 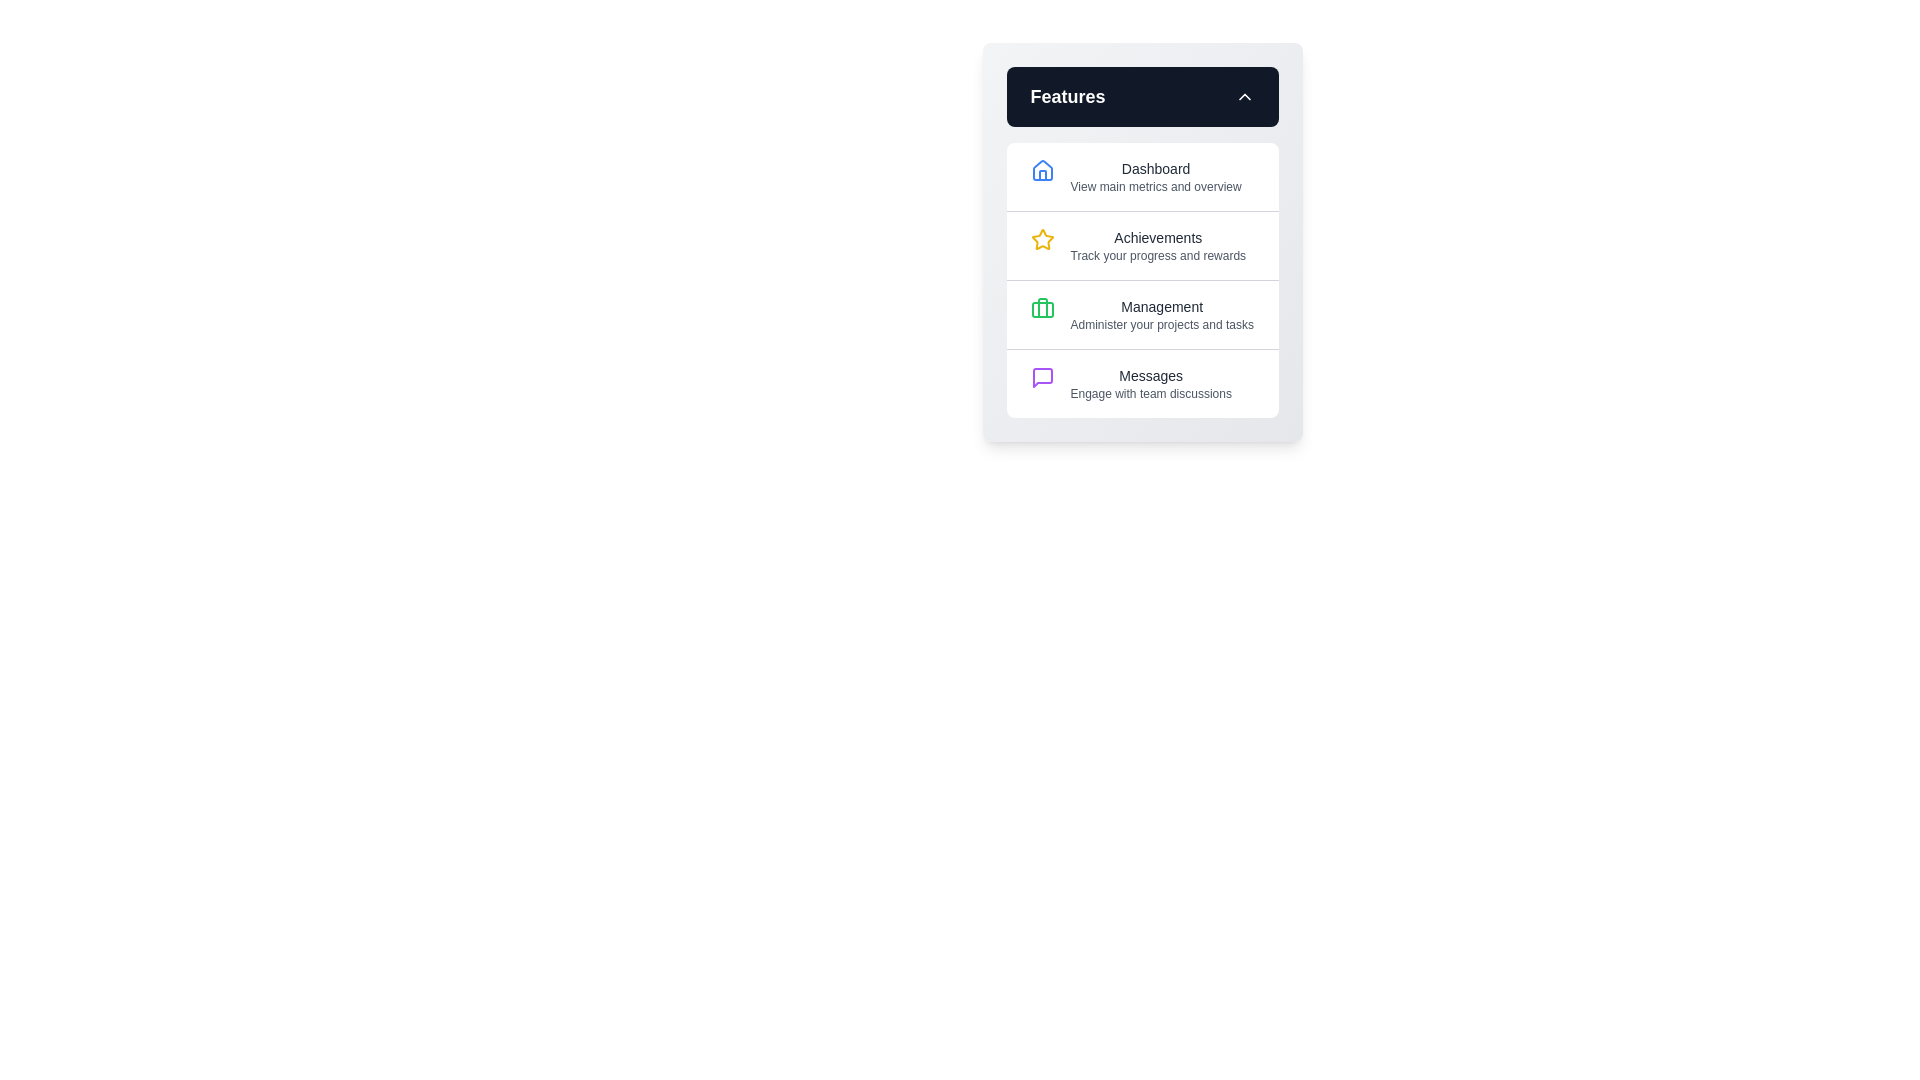 I want to click on the first List item in the navigation menu, located under the 'Features' title, so click(x=1142, y=176).